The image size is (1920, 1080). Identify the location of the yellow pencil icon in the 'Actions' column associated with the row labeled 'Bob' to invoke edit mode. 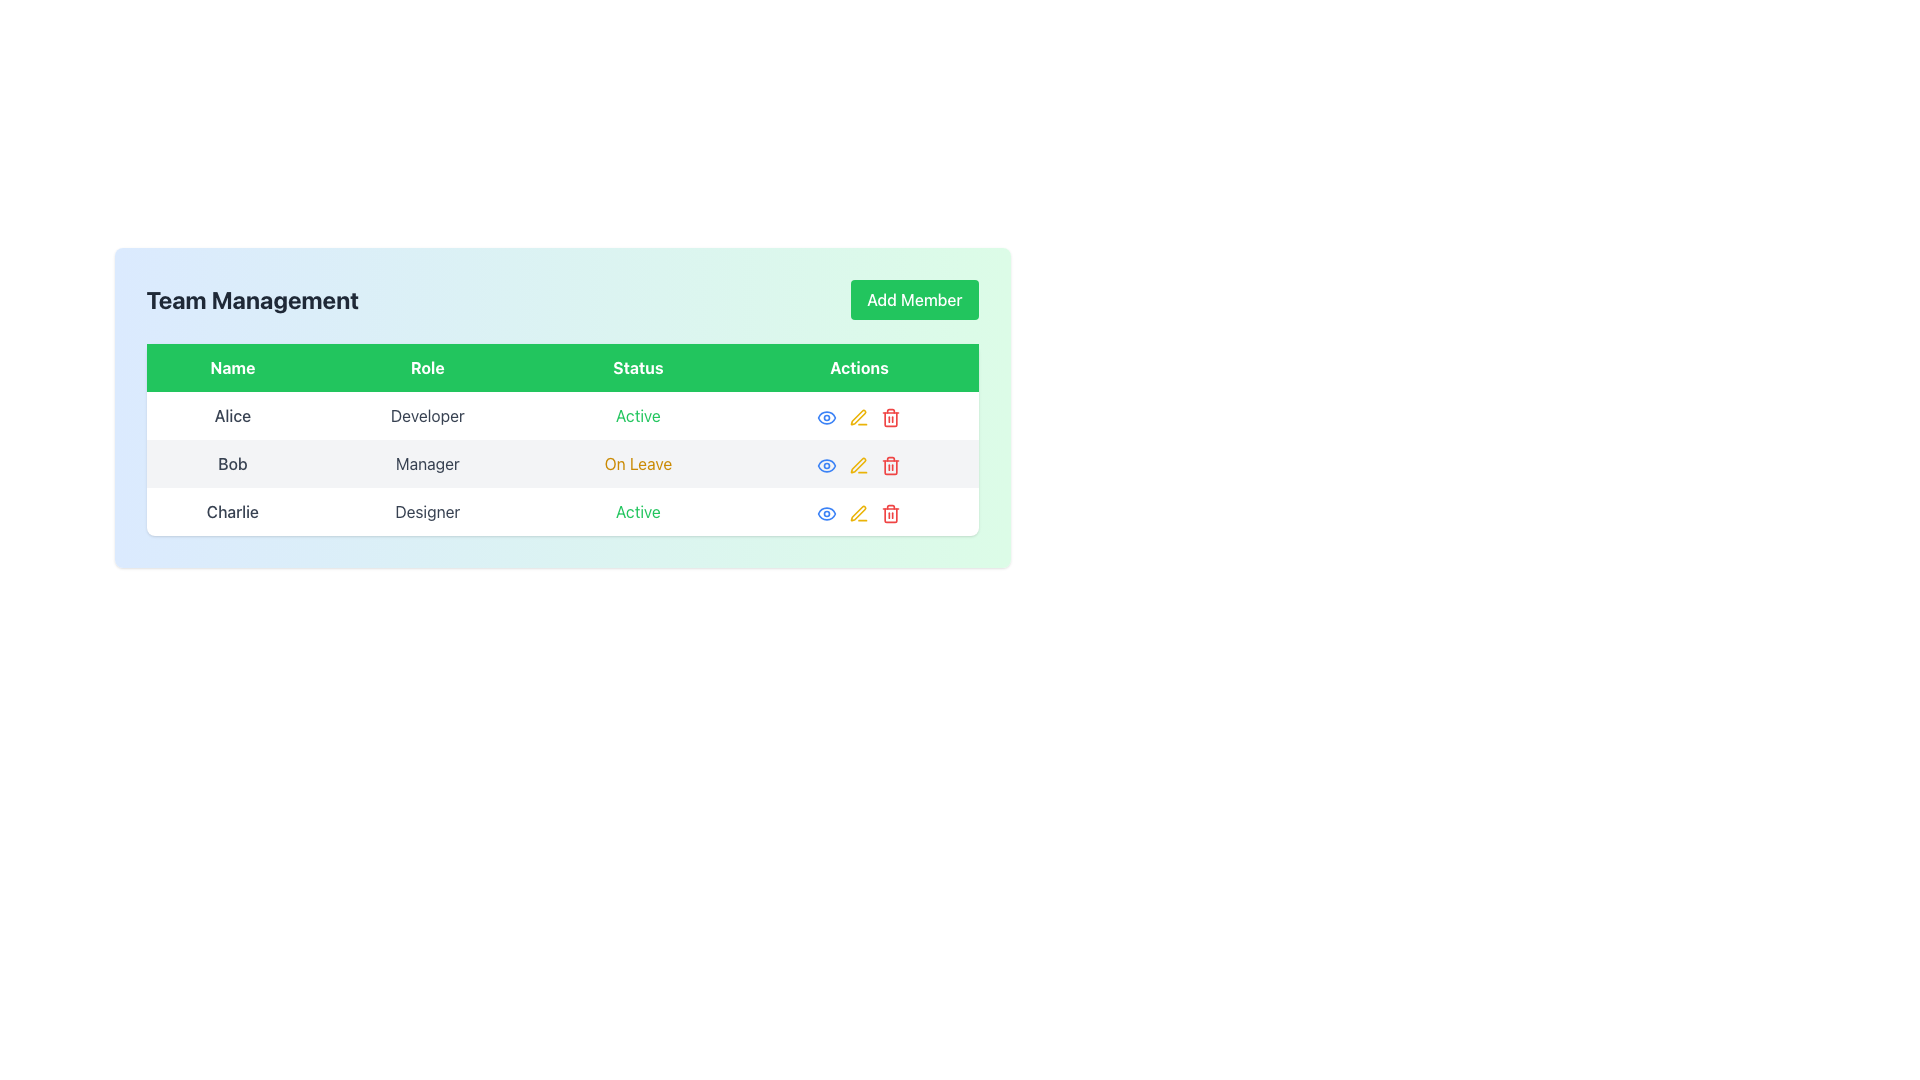
(859, 415).